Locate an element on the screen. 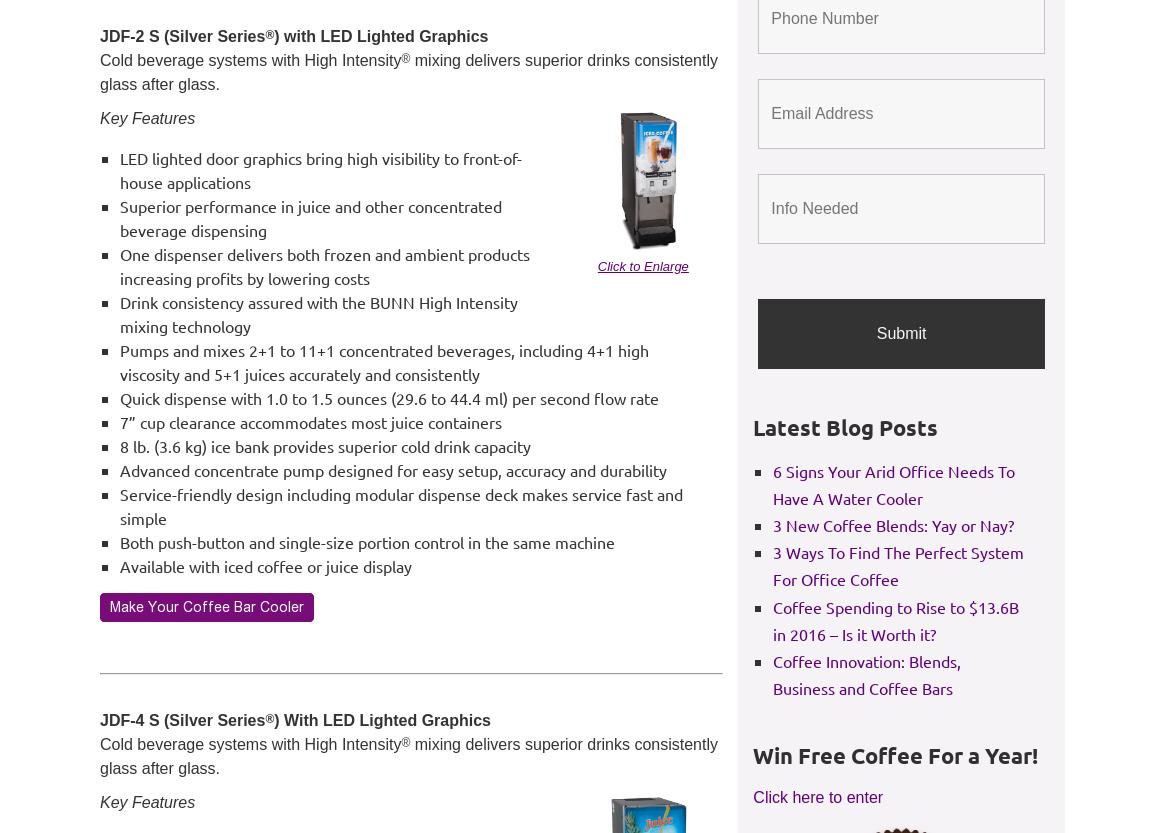 This screenshot has width=1150, height=833. '6 Signs Your Arid Office Needs To Have A Water Cooler' is located at coordinates (894, 483).